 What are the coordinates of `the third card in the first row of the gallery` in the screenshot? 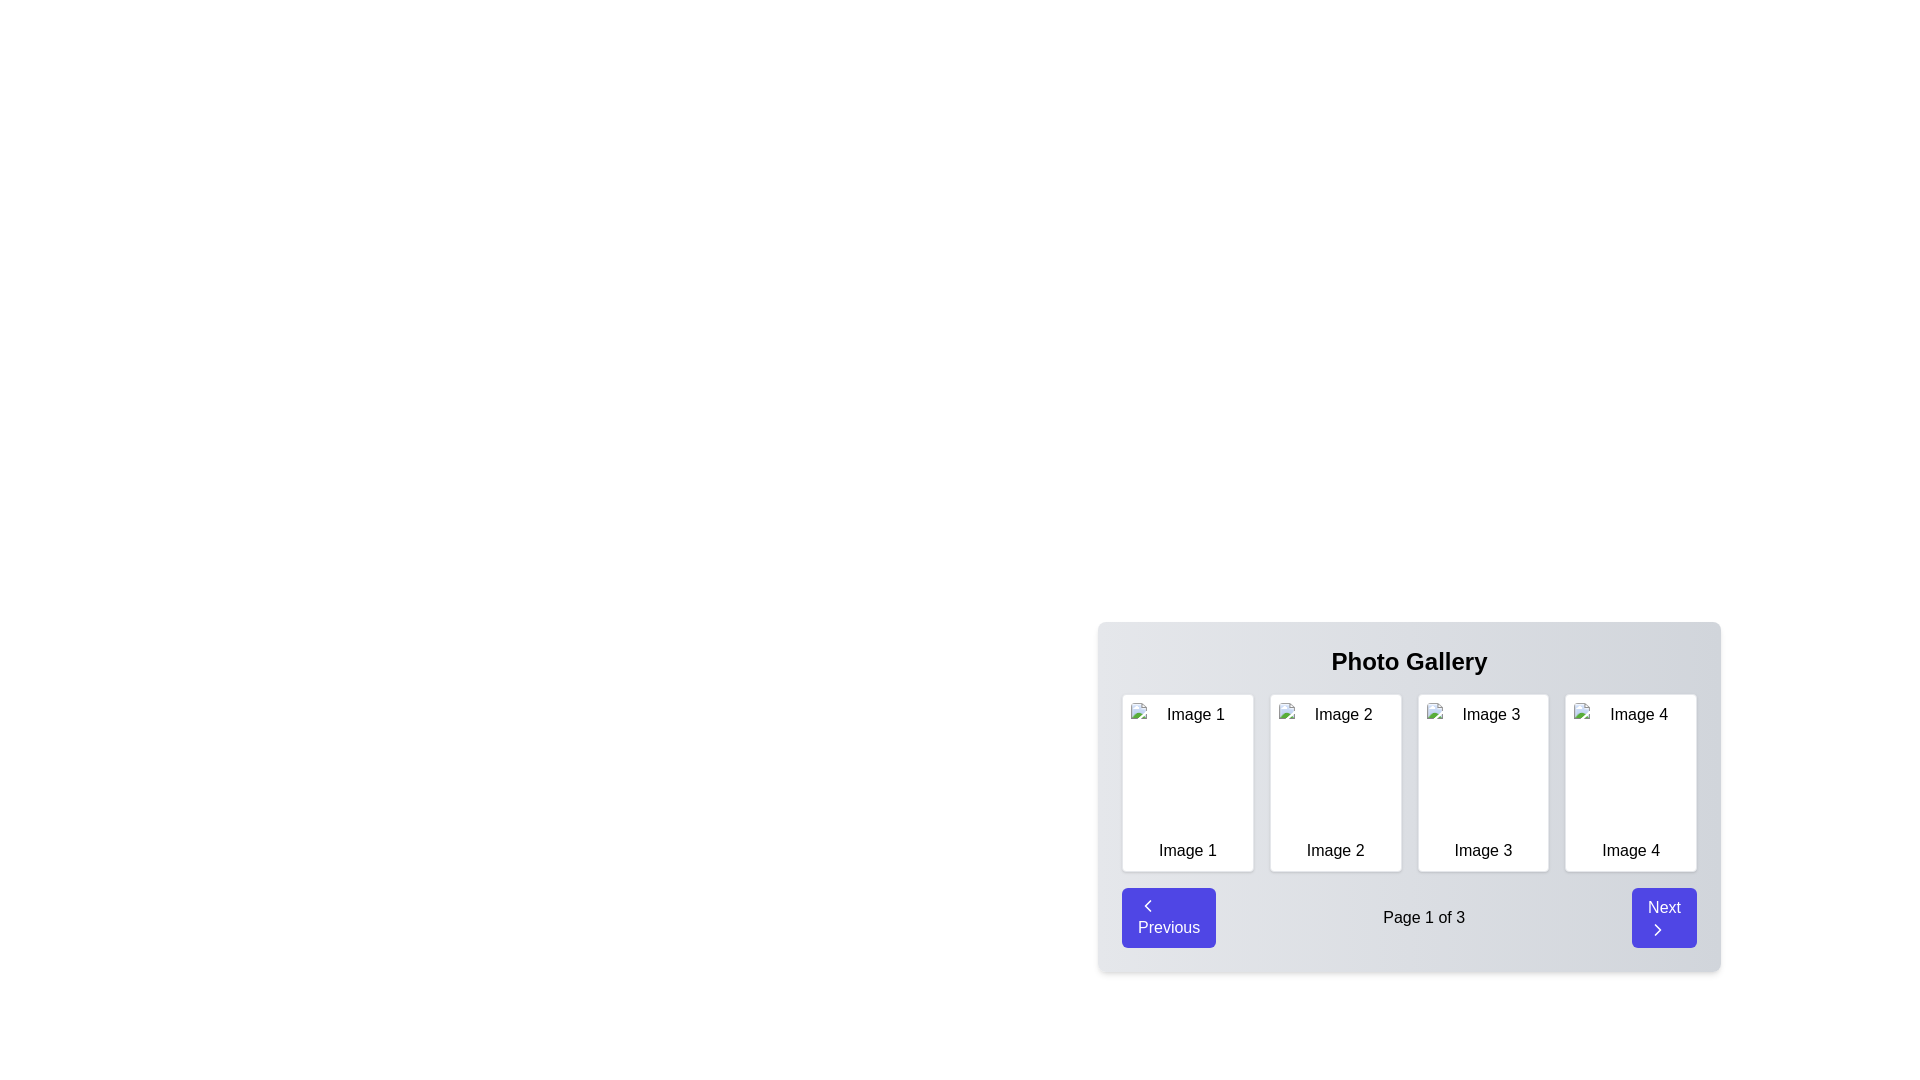 It's located at (1483, 782).